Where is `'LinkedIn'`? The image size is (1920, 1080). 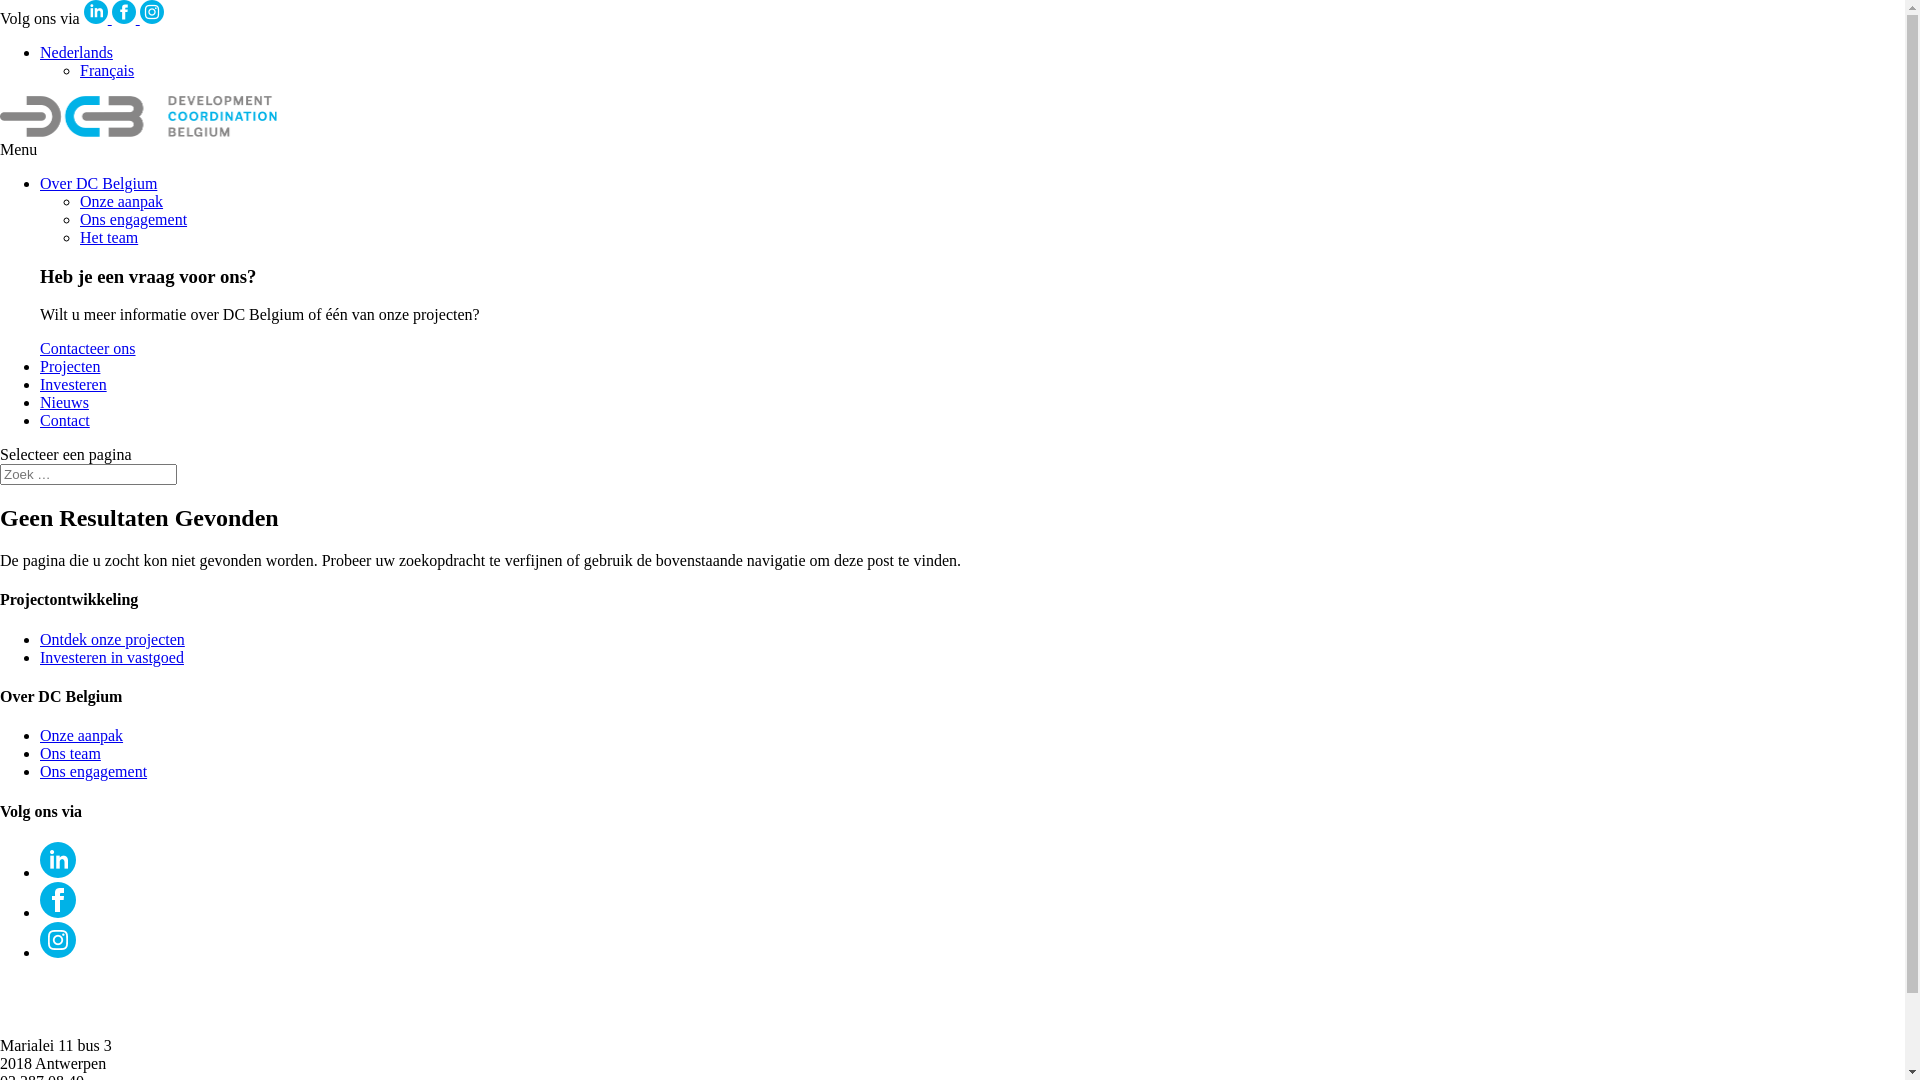 'LinkedIn' is located at coordinates (57, 871).